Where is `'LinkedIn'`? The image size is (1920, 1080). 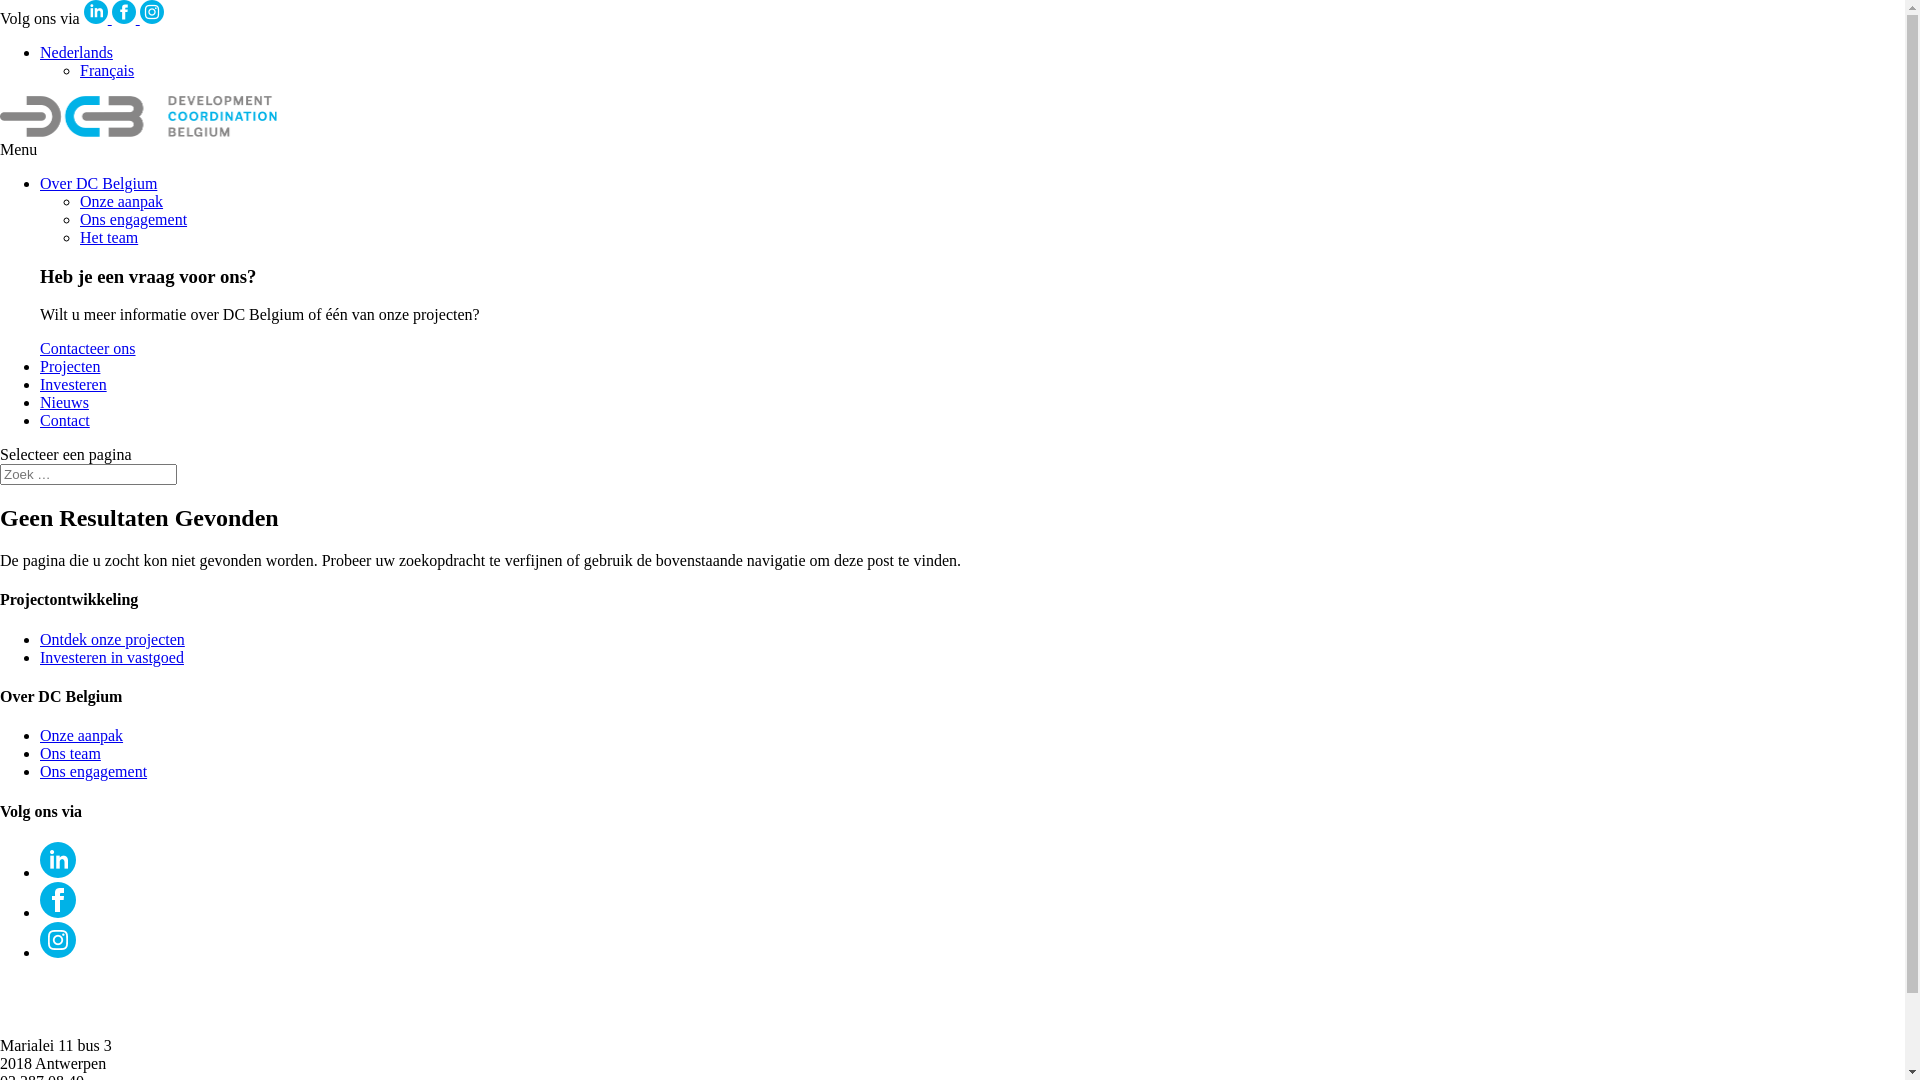 'LinkedIn' is located at coordinates (57, 871).